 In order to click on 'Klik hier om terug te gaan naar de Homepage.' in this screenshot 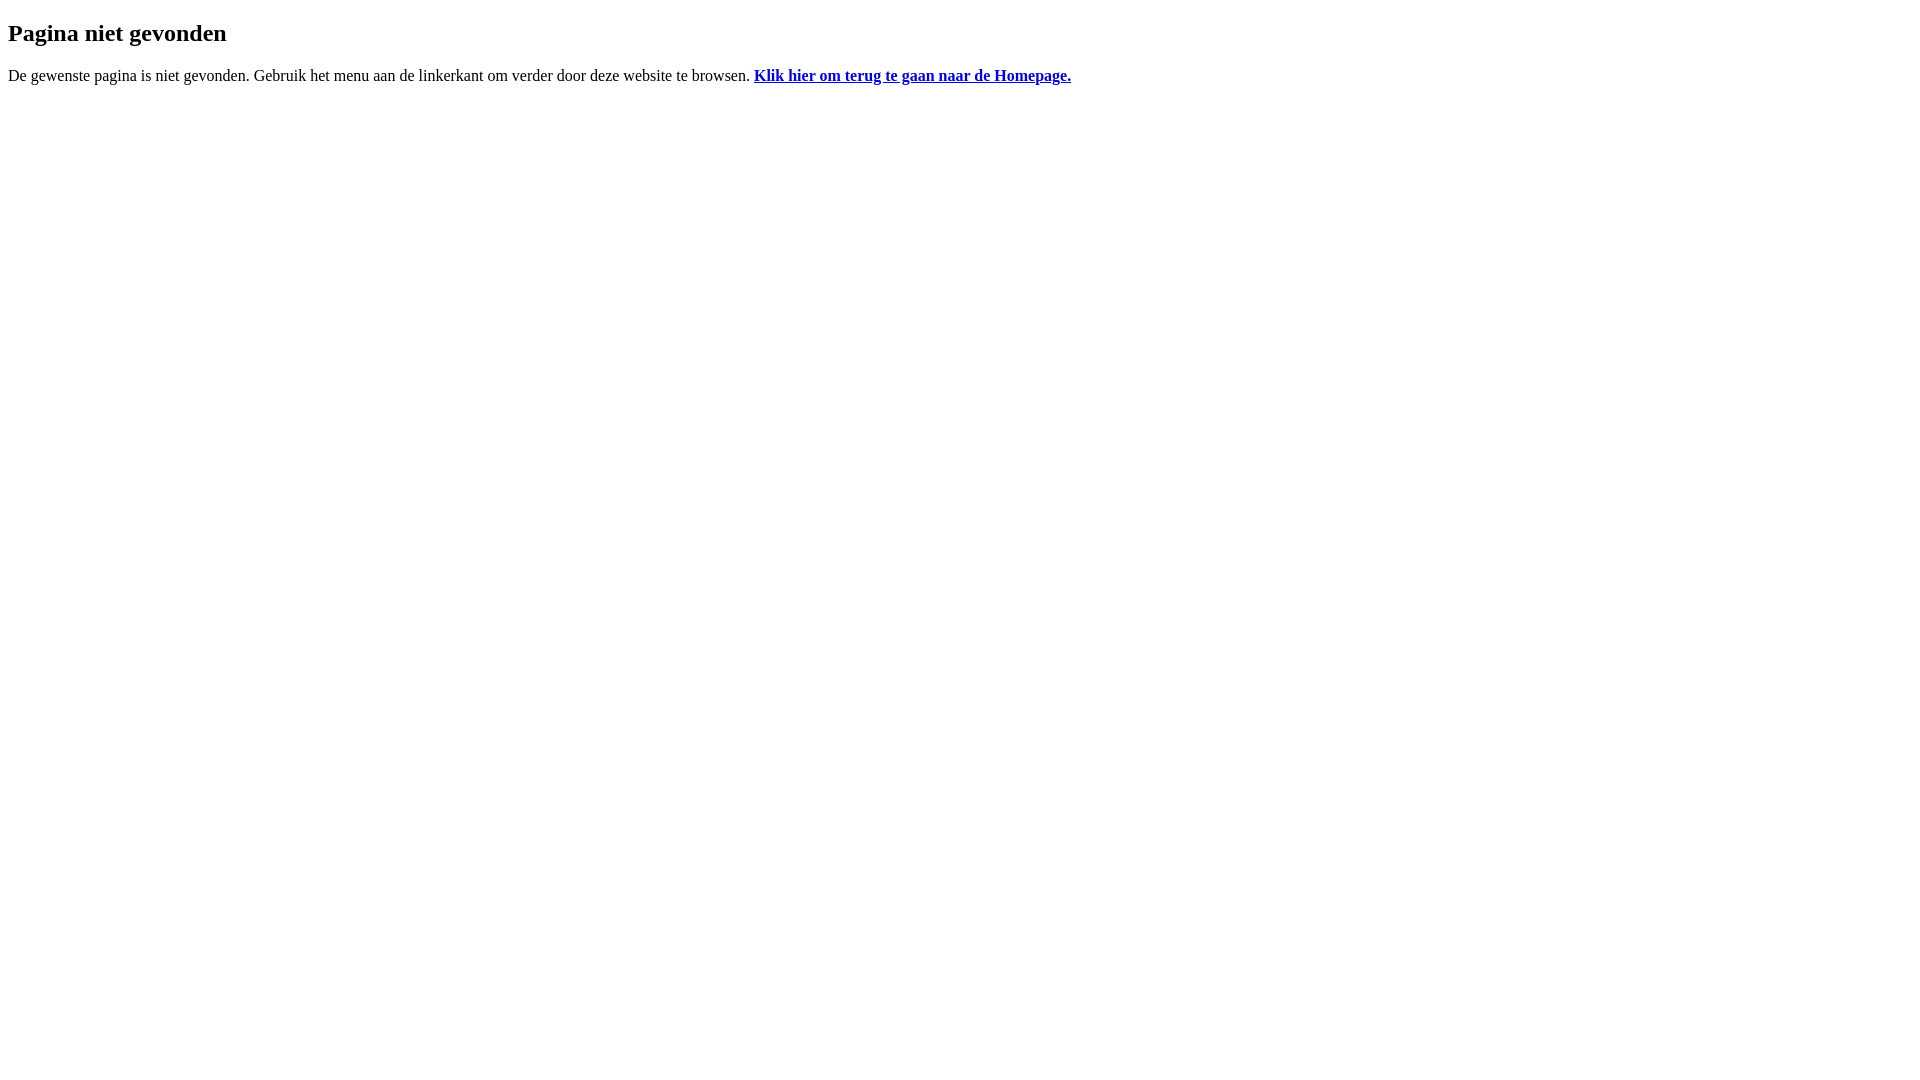, I will do `click(911, 74)`.